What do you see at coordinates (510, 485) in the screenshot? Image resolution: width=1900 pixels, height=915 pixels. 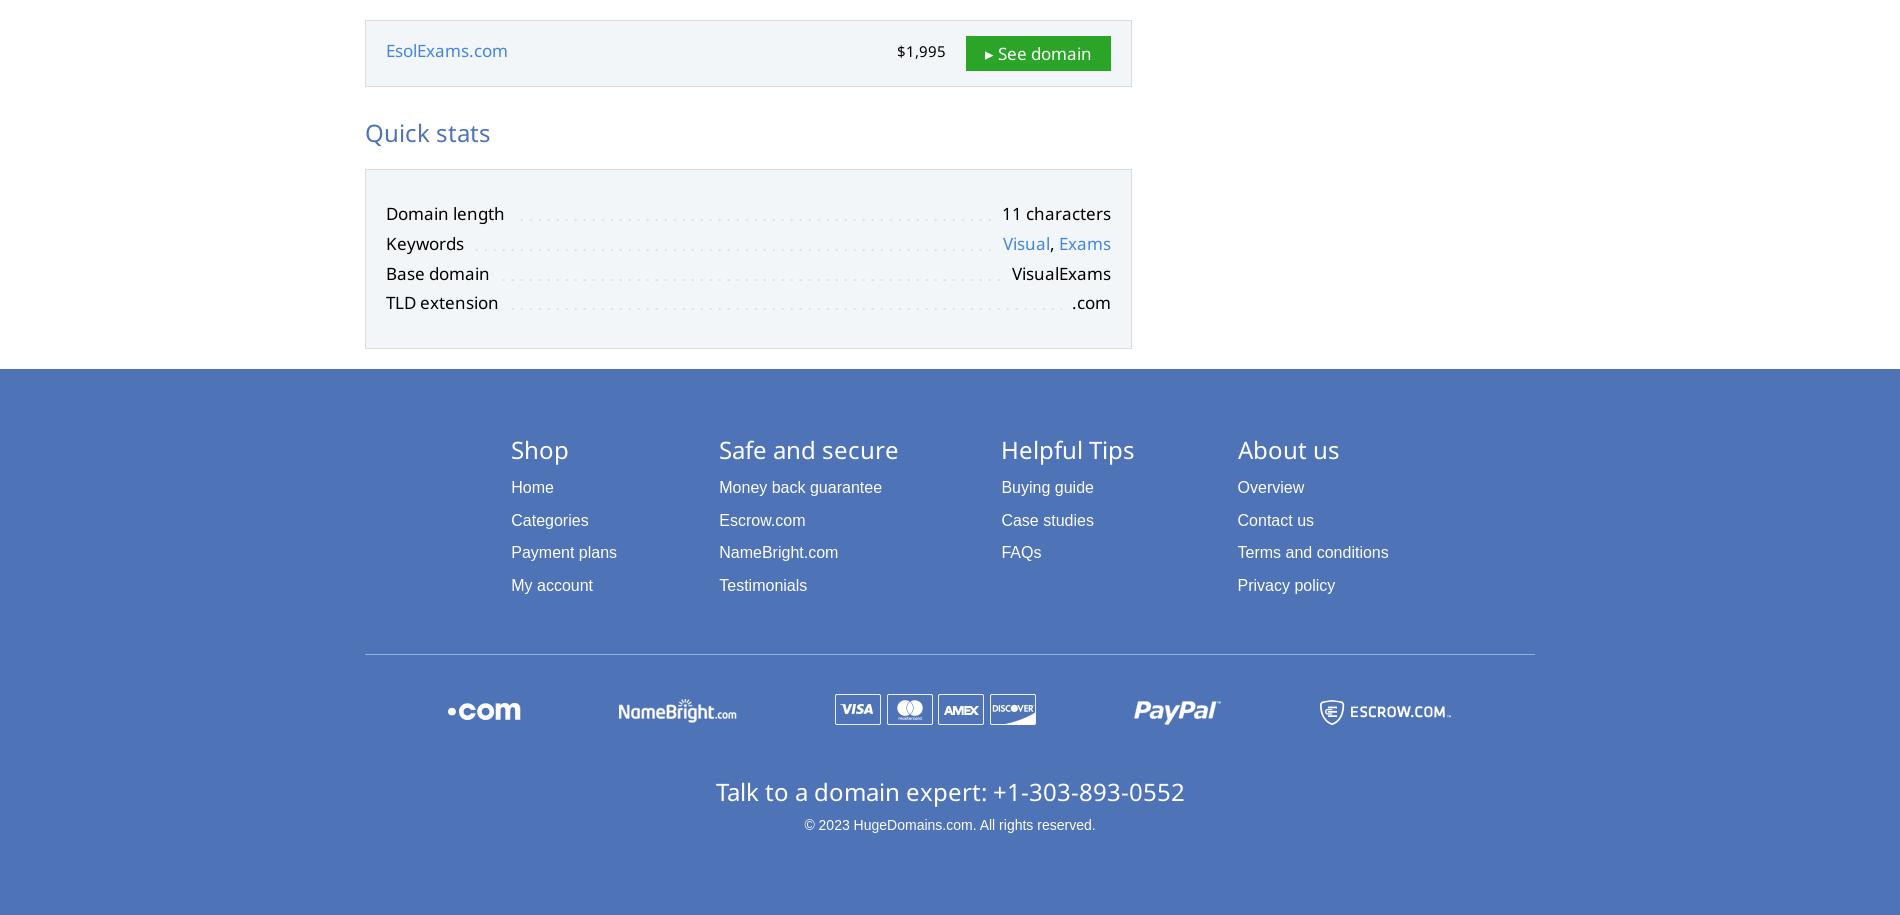 I see `'Home'` at bounding box center [510, 485].